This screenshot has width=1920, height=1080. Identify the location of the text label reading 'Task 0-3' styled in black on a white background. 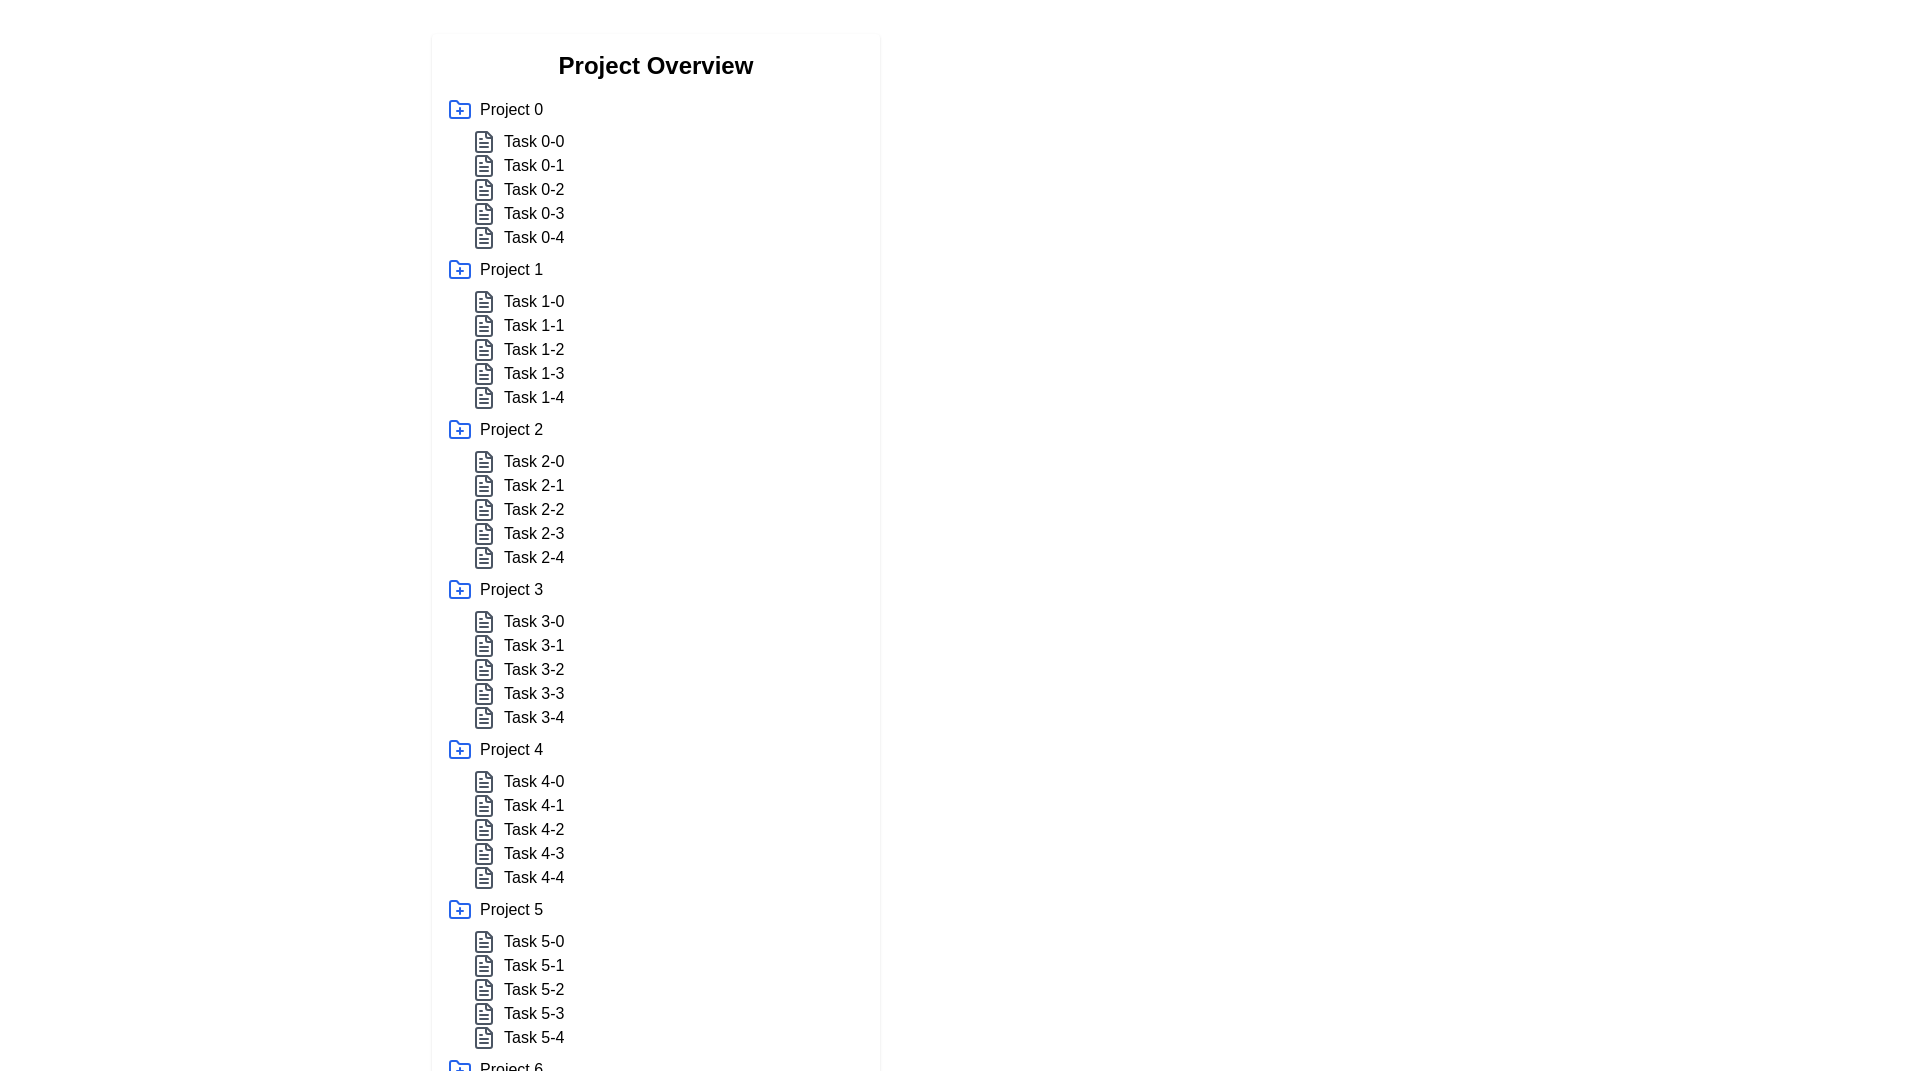
(533, 213).